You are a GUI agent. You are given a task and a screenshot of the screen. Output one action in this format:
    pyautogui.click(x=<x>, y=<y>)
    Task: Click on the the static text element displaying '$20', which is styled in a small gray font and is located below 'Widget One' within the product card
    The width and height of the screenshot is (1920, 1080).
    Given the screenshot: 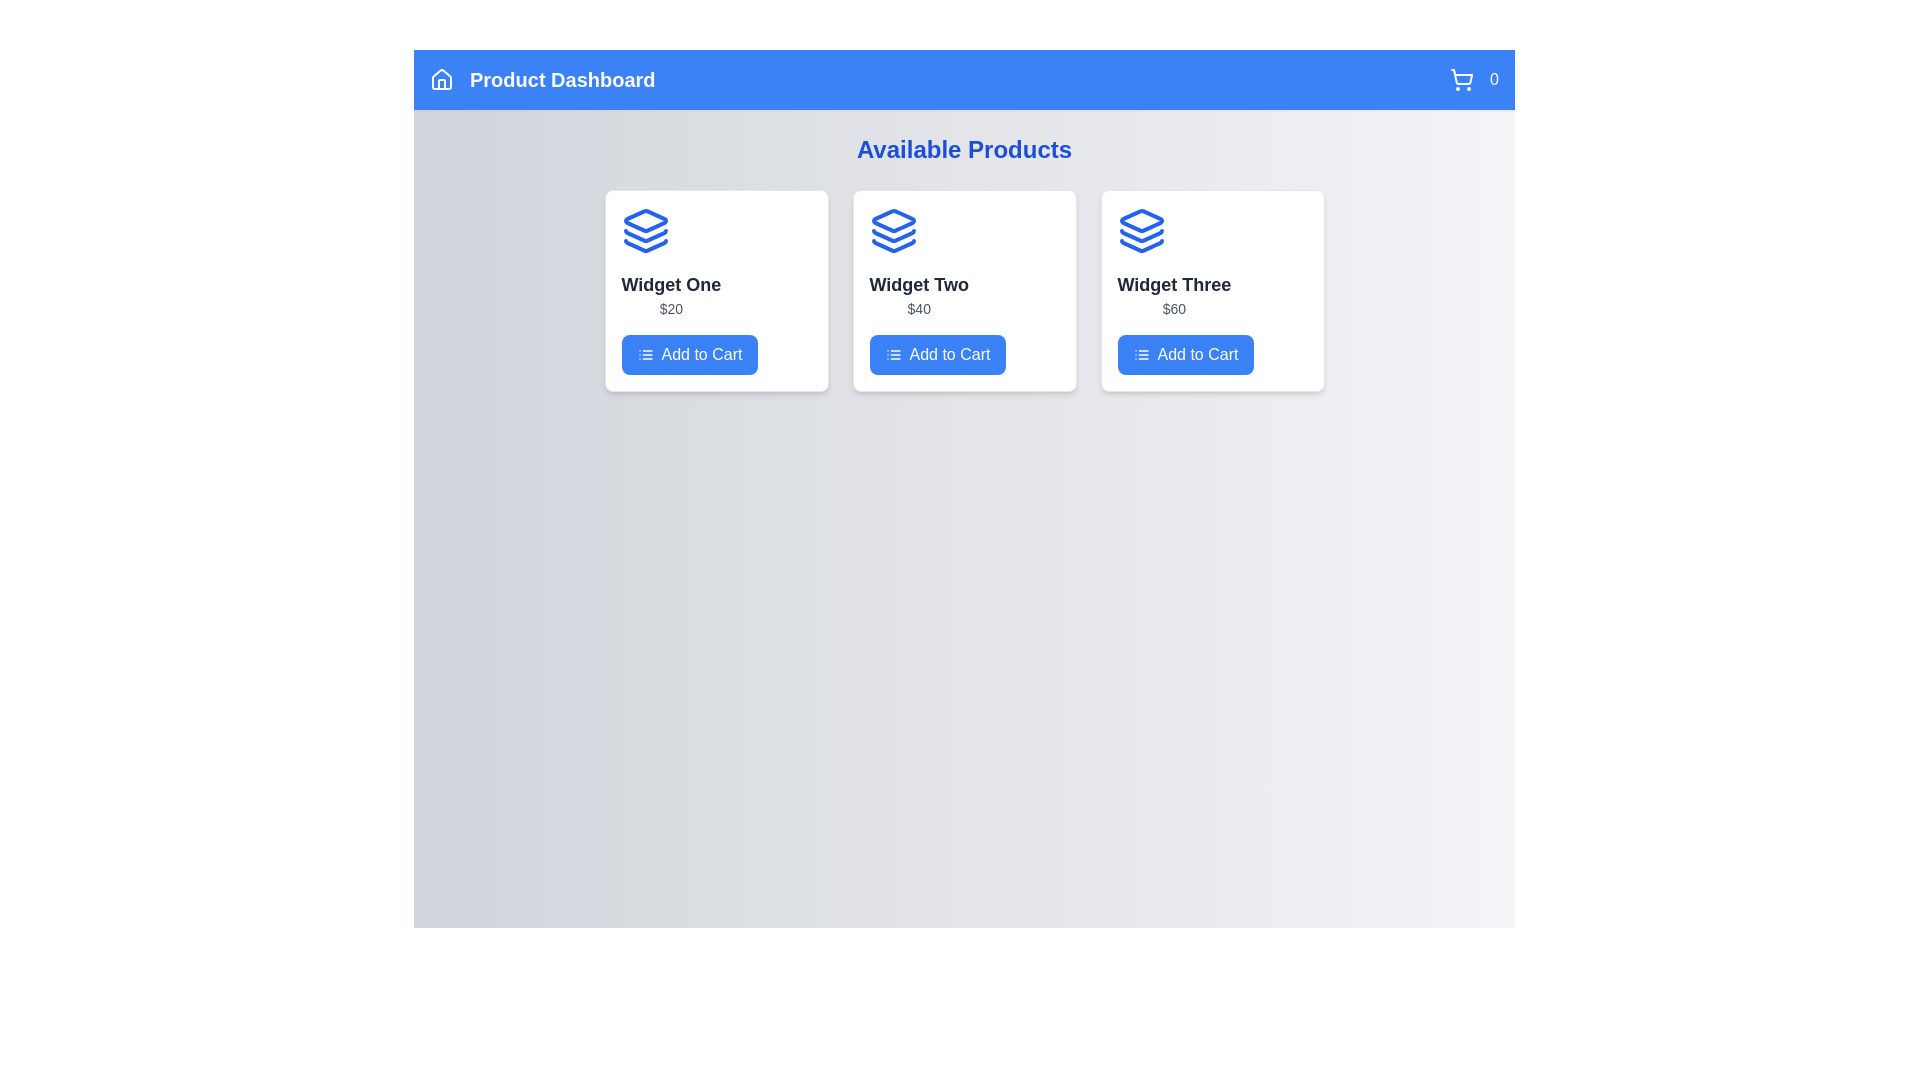 What is the action you would take?
    pyautogui.click(x=671, y=308)
    